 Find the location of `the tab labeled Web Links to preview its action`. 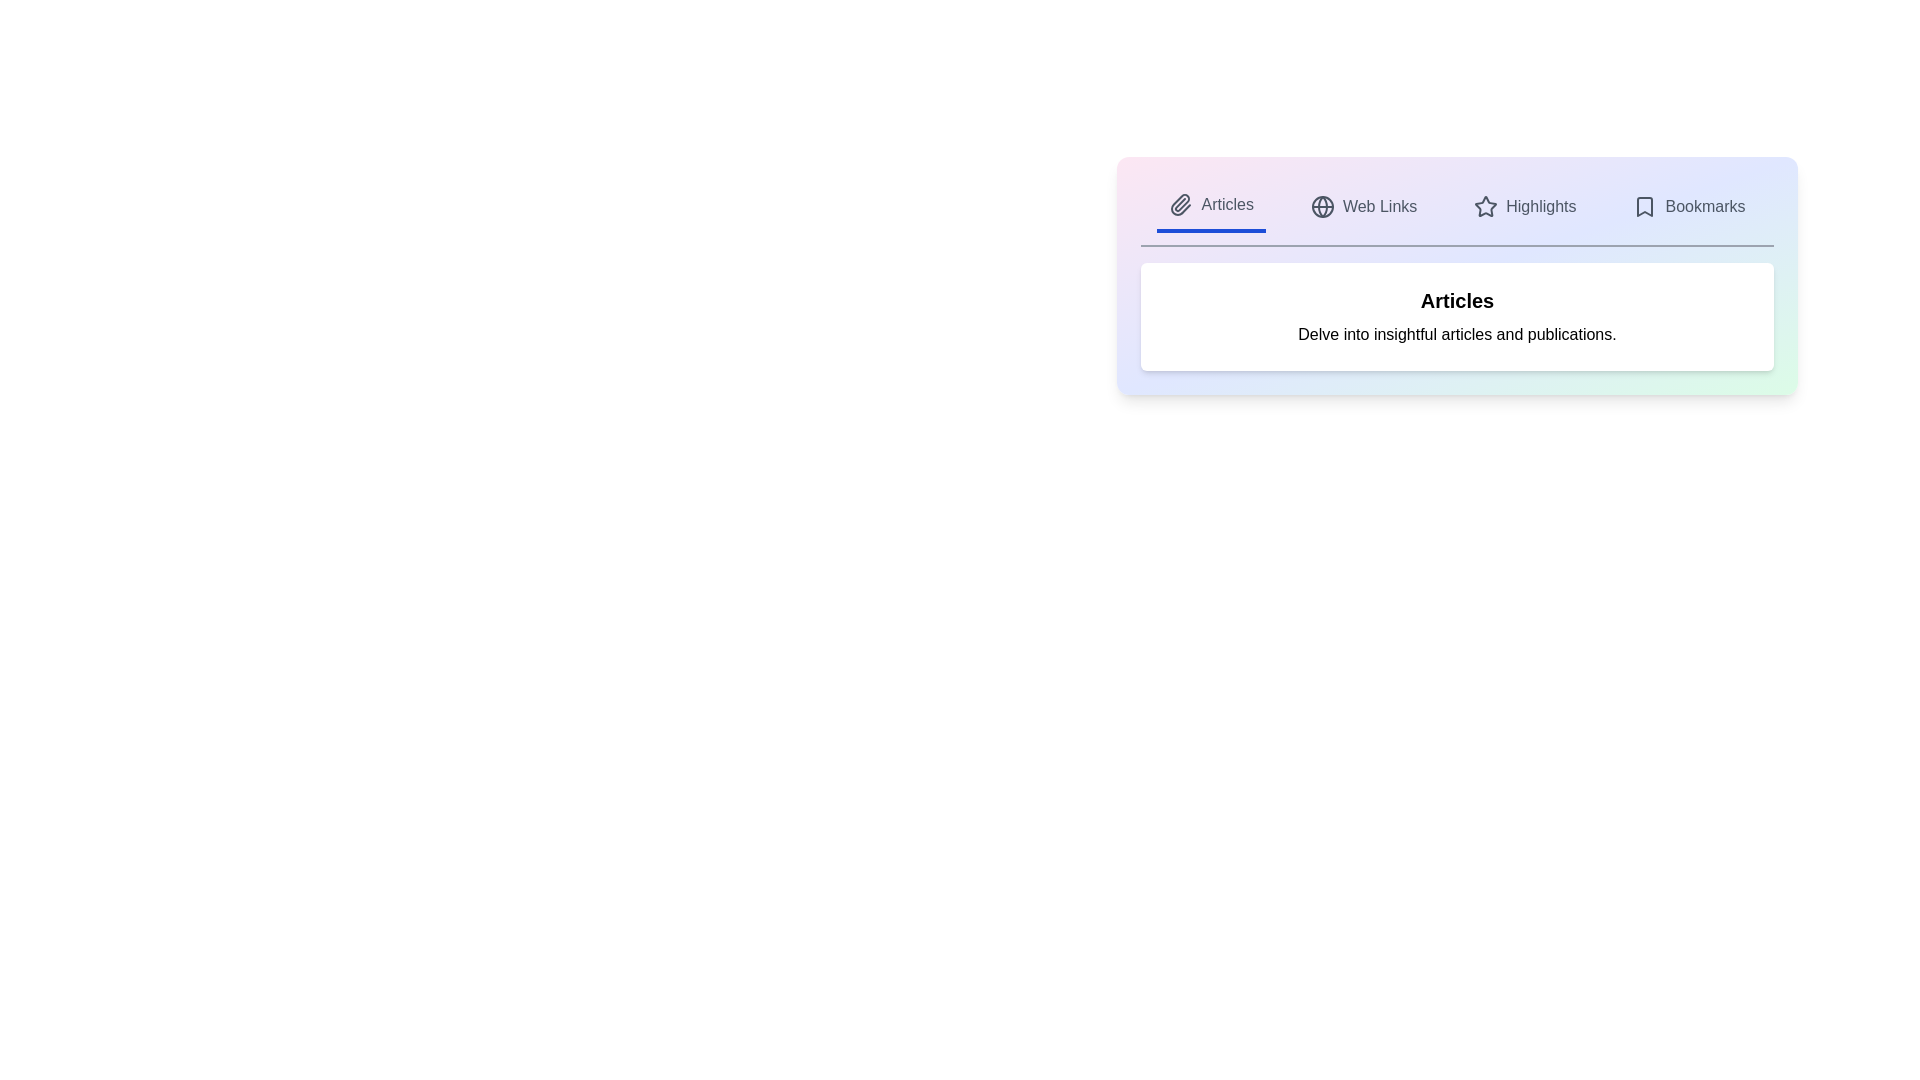

the tab labeled Web Links to preview its action is located at coordinates (1363, 207).